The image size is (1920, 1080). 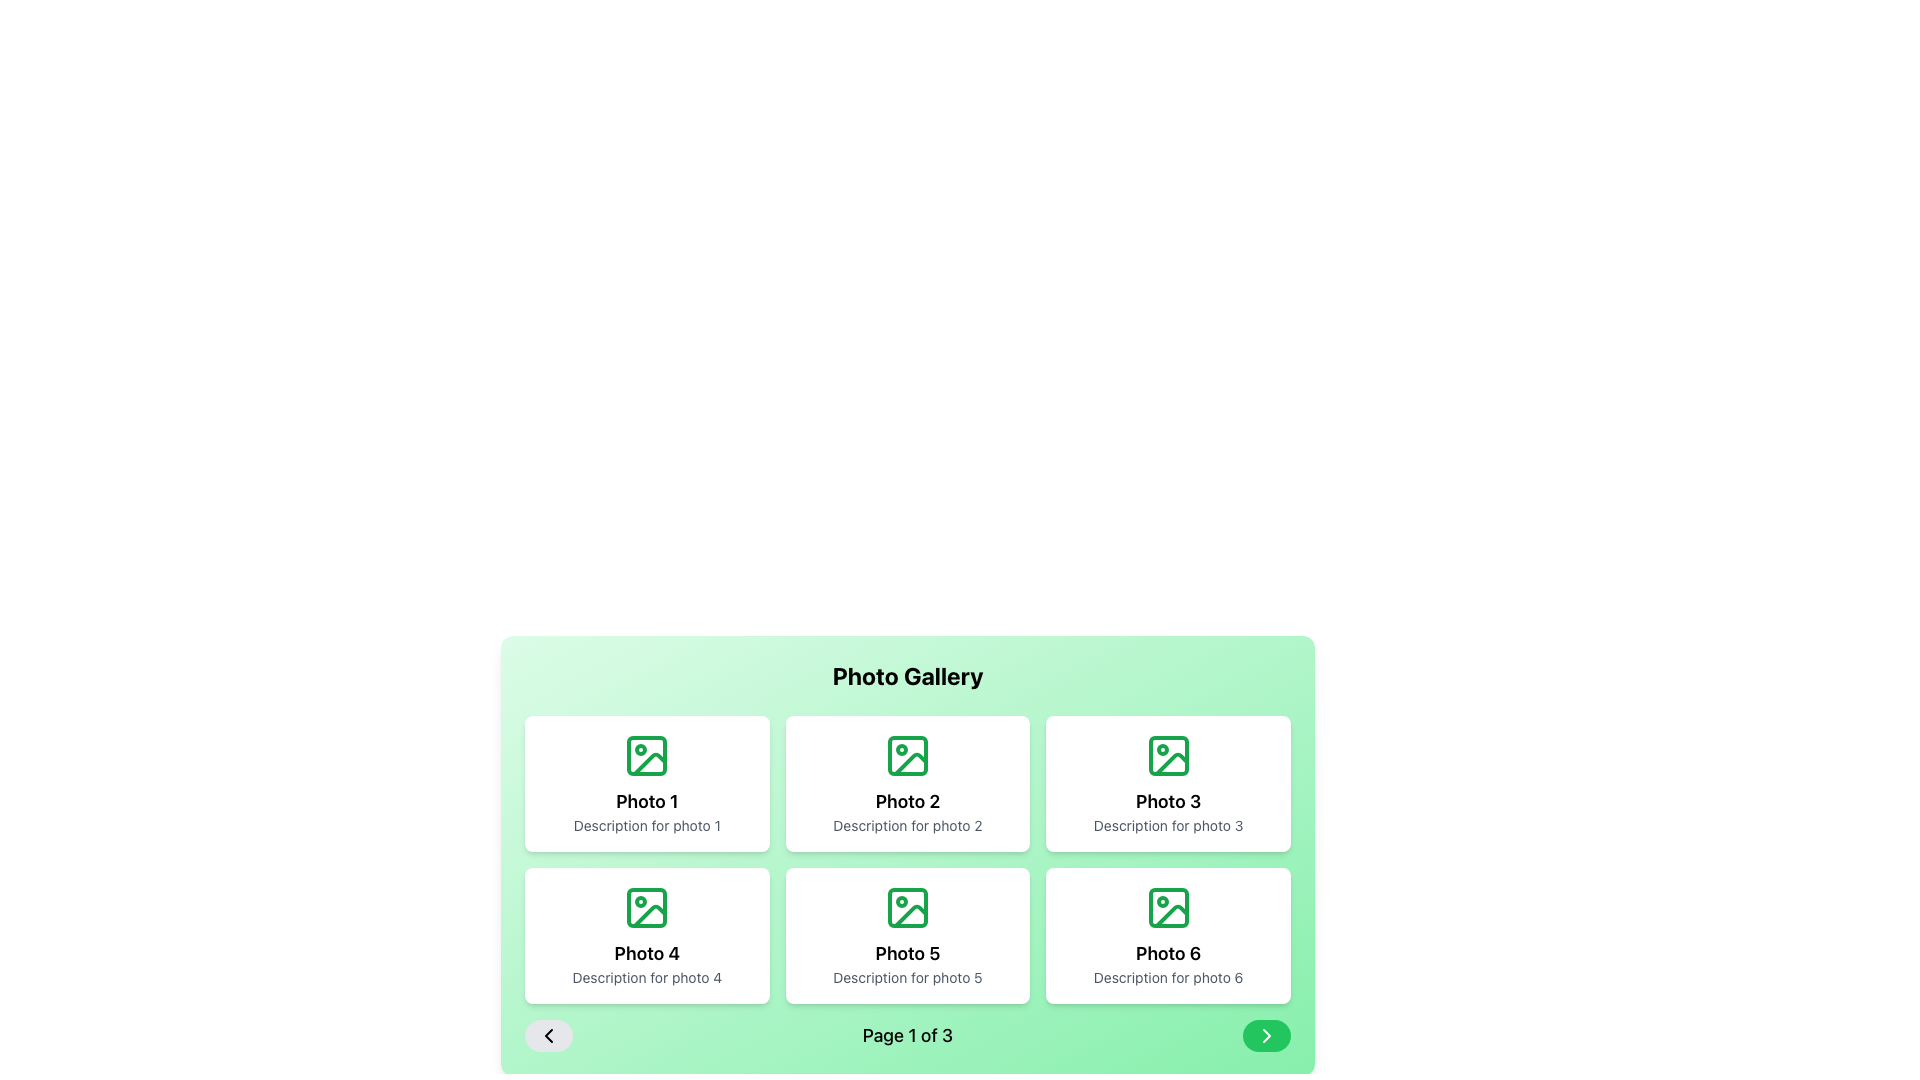 I want to click on the image icon located in the bottom row of the grid, specifically the fifth icon of the gallery, so click(x=910, y=916).